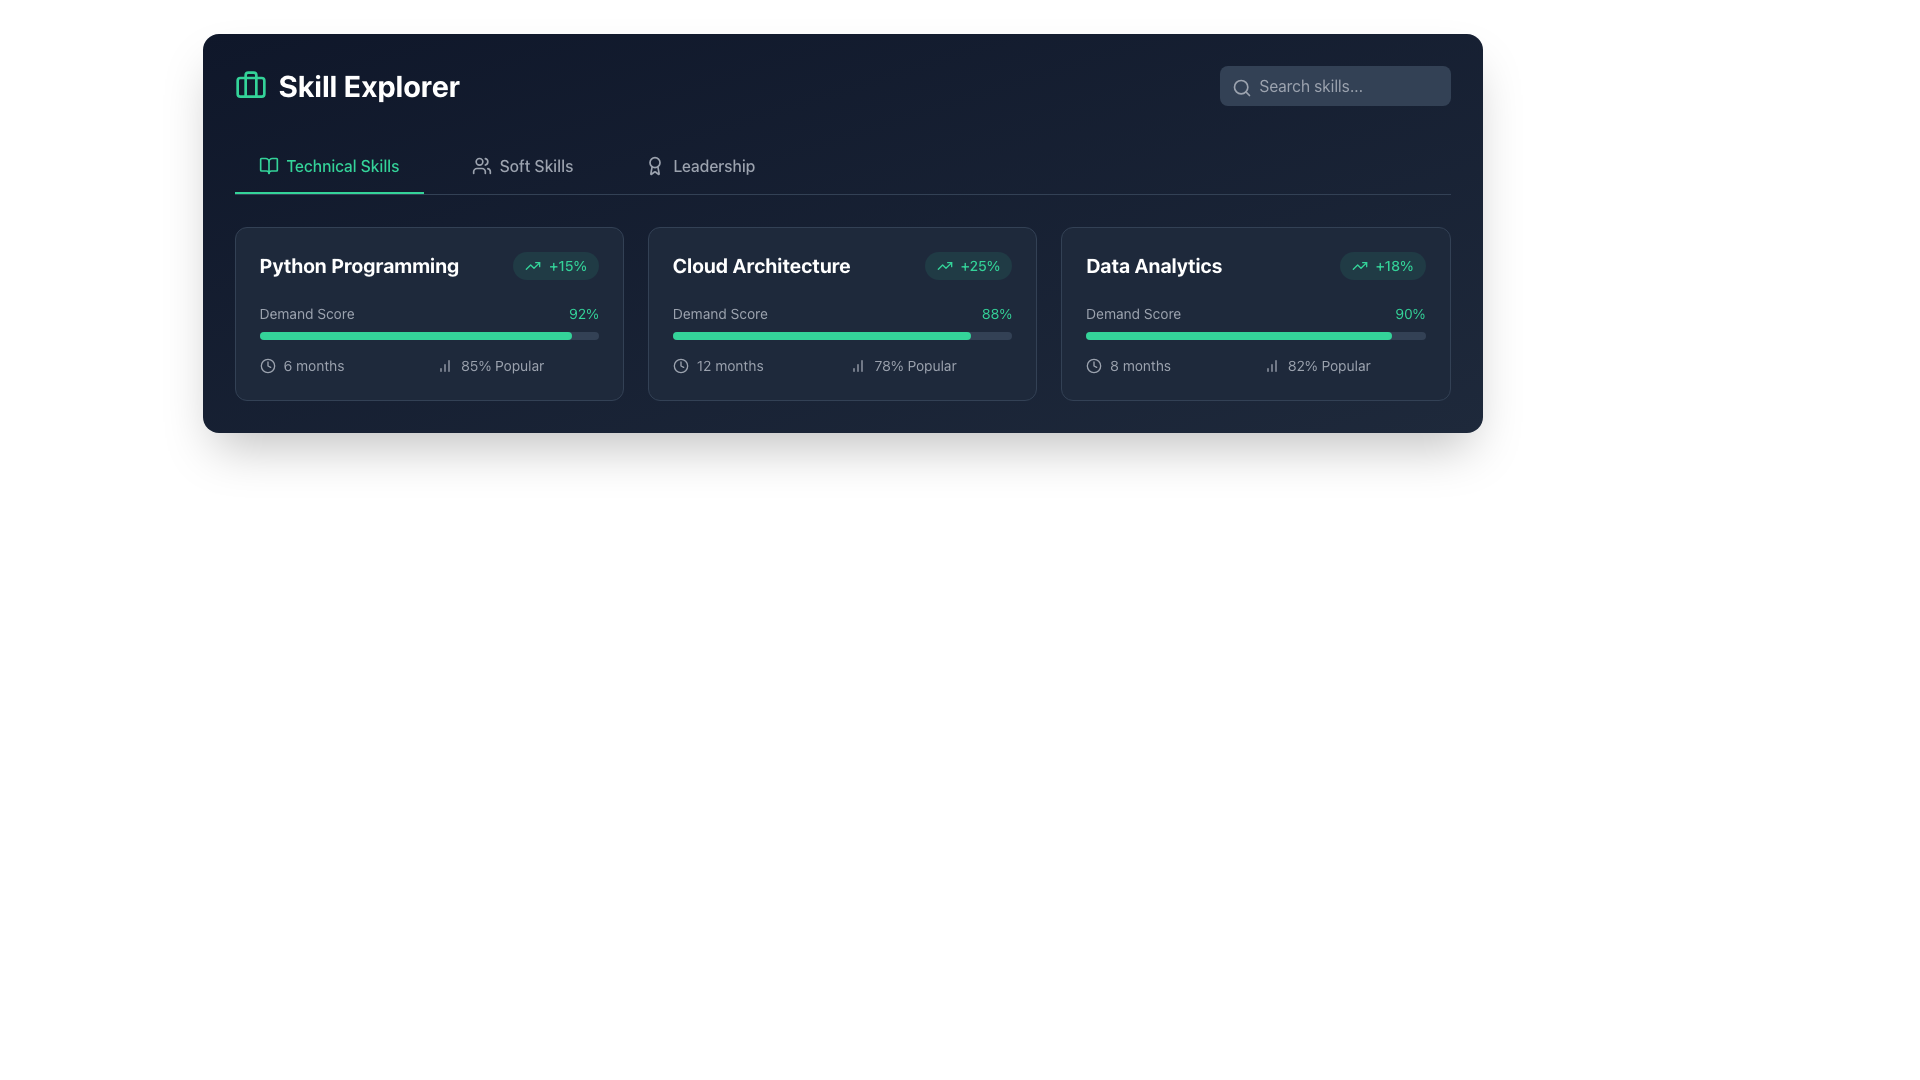 The width and height of the screenshot is (1920, 1080). What do you see at coordinates (1254, 338) in the screenshot?
I see `the percentage text on the progress bar located below the title 'Data Analytics' and above the labels '8 months' and '82% Popular'` at bounding box center [1254, 338].